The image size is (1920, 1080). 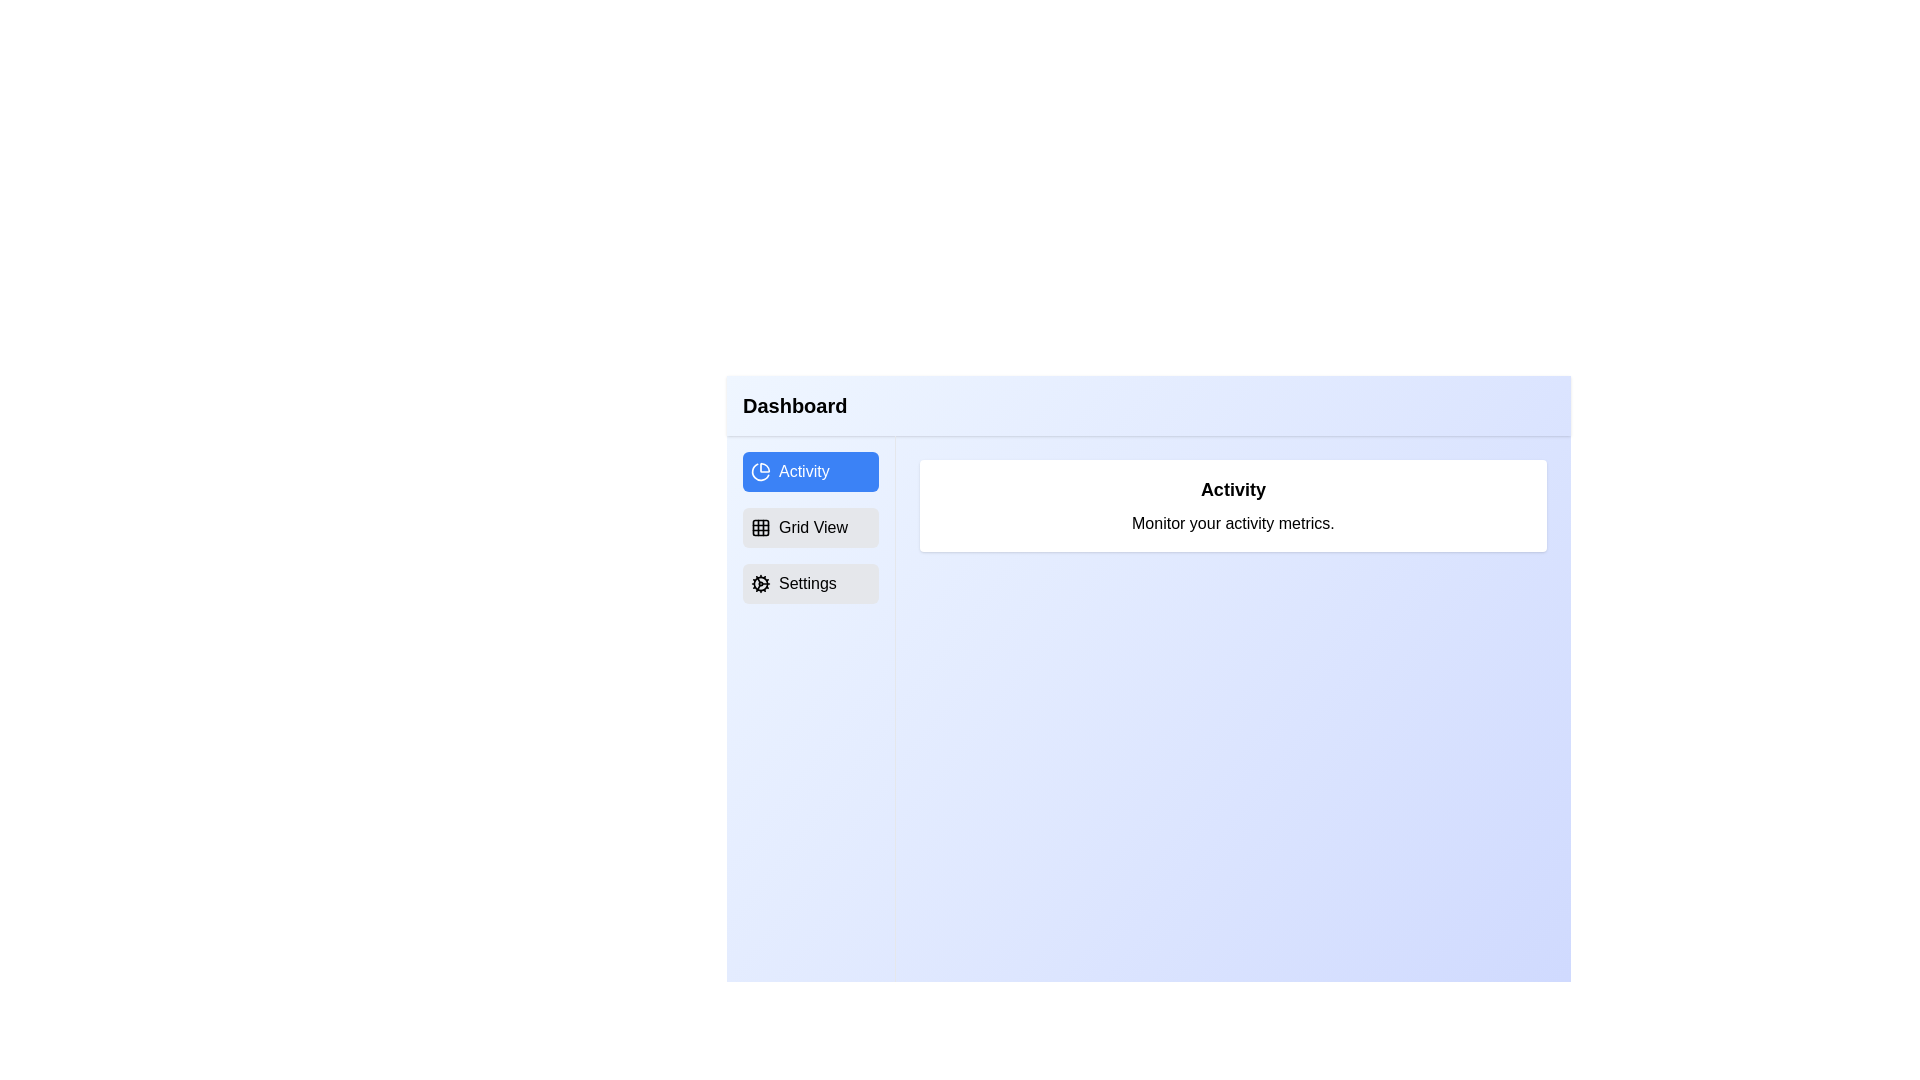 I want to click on the menu item Settings by clicking on it, so click(x=810, y=583).